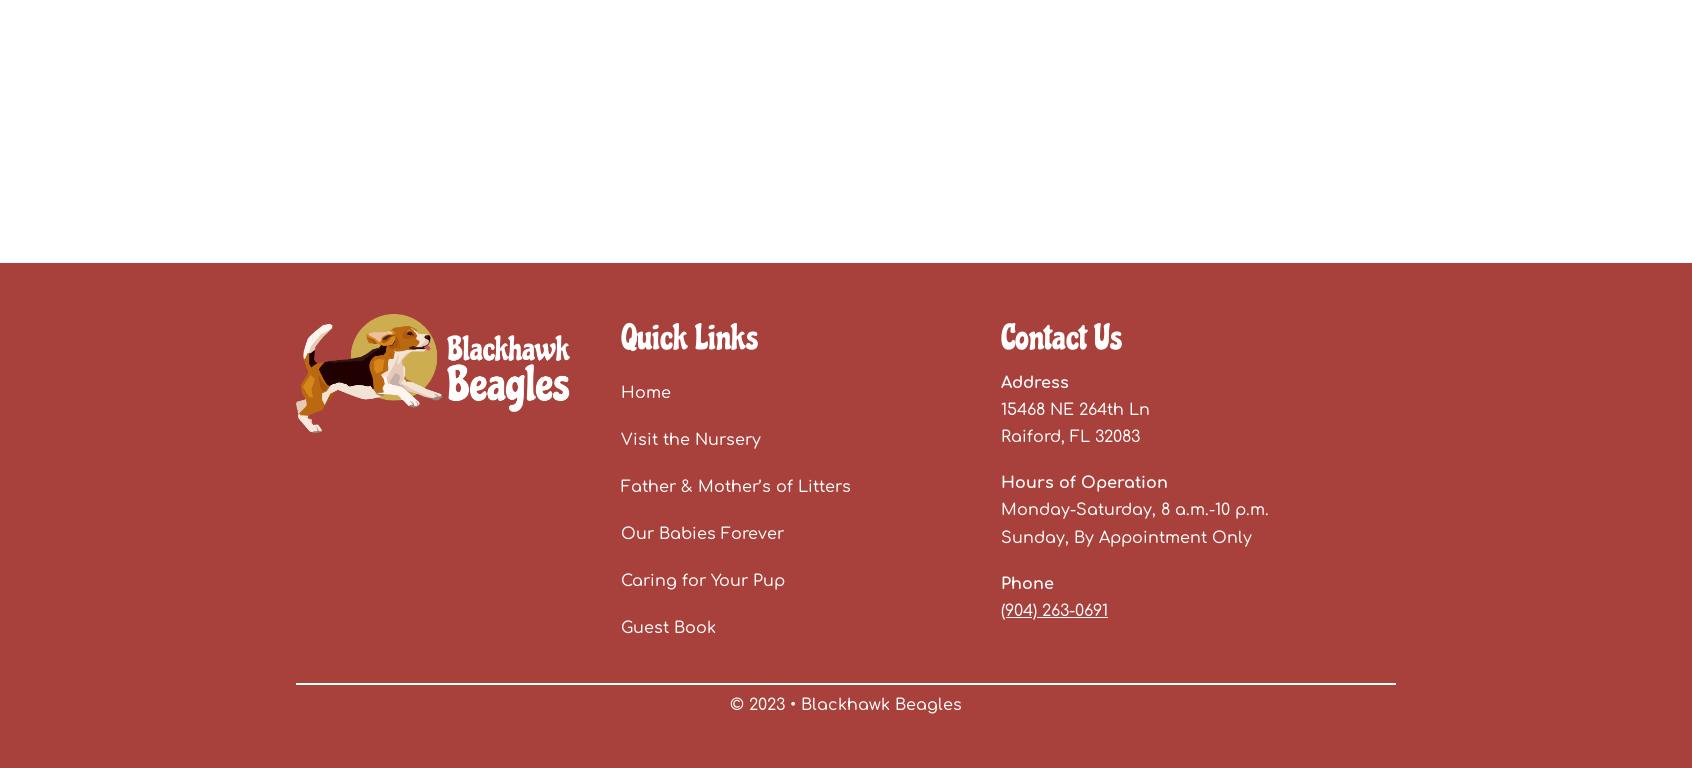  I want to click on 'Contact Us', so click(1061, 335).